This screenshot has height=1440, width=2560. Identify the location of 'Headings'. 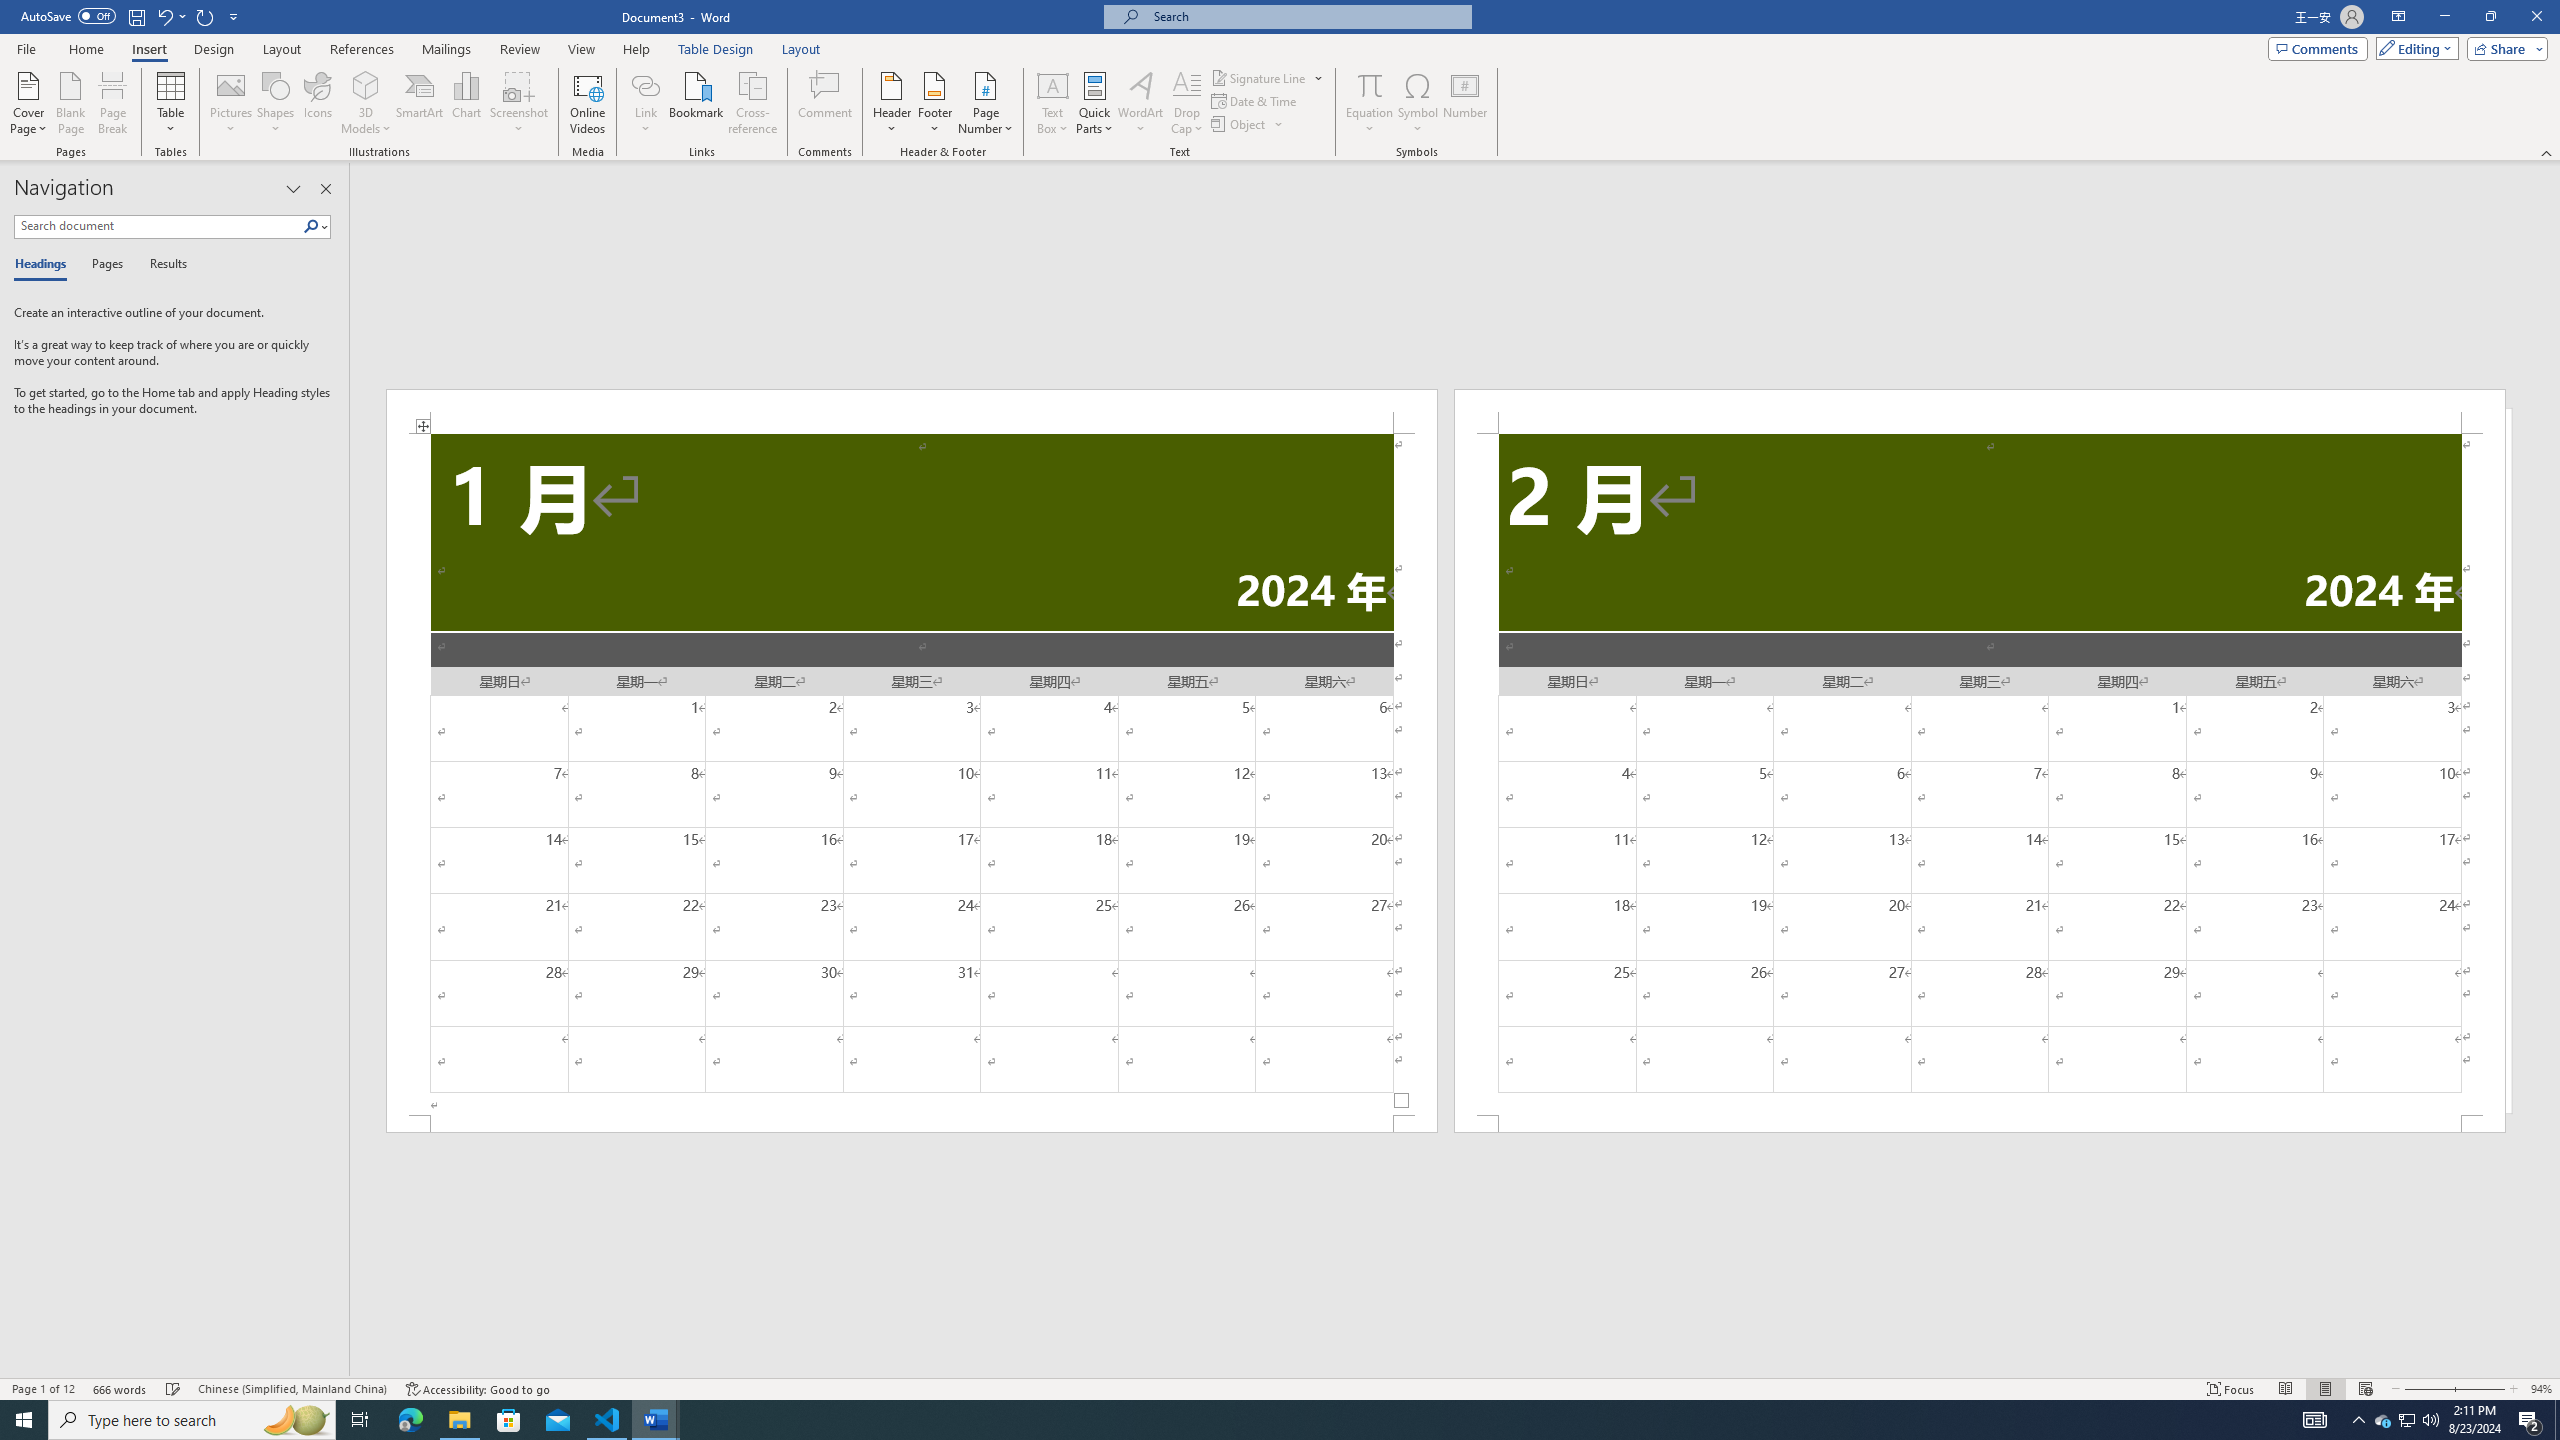
(44, 264).